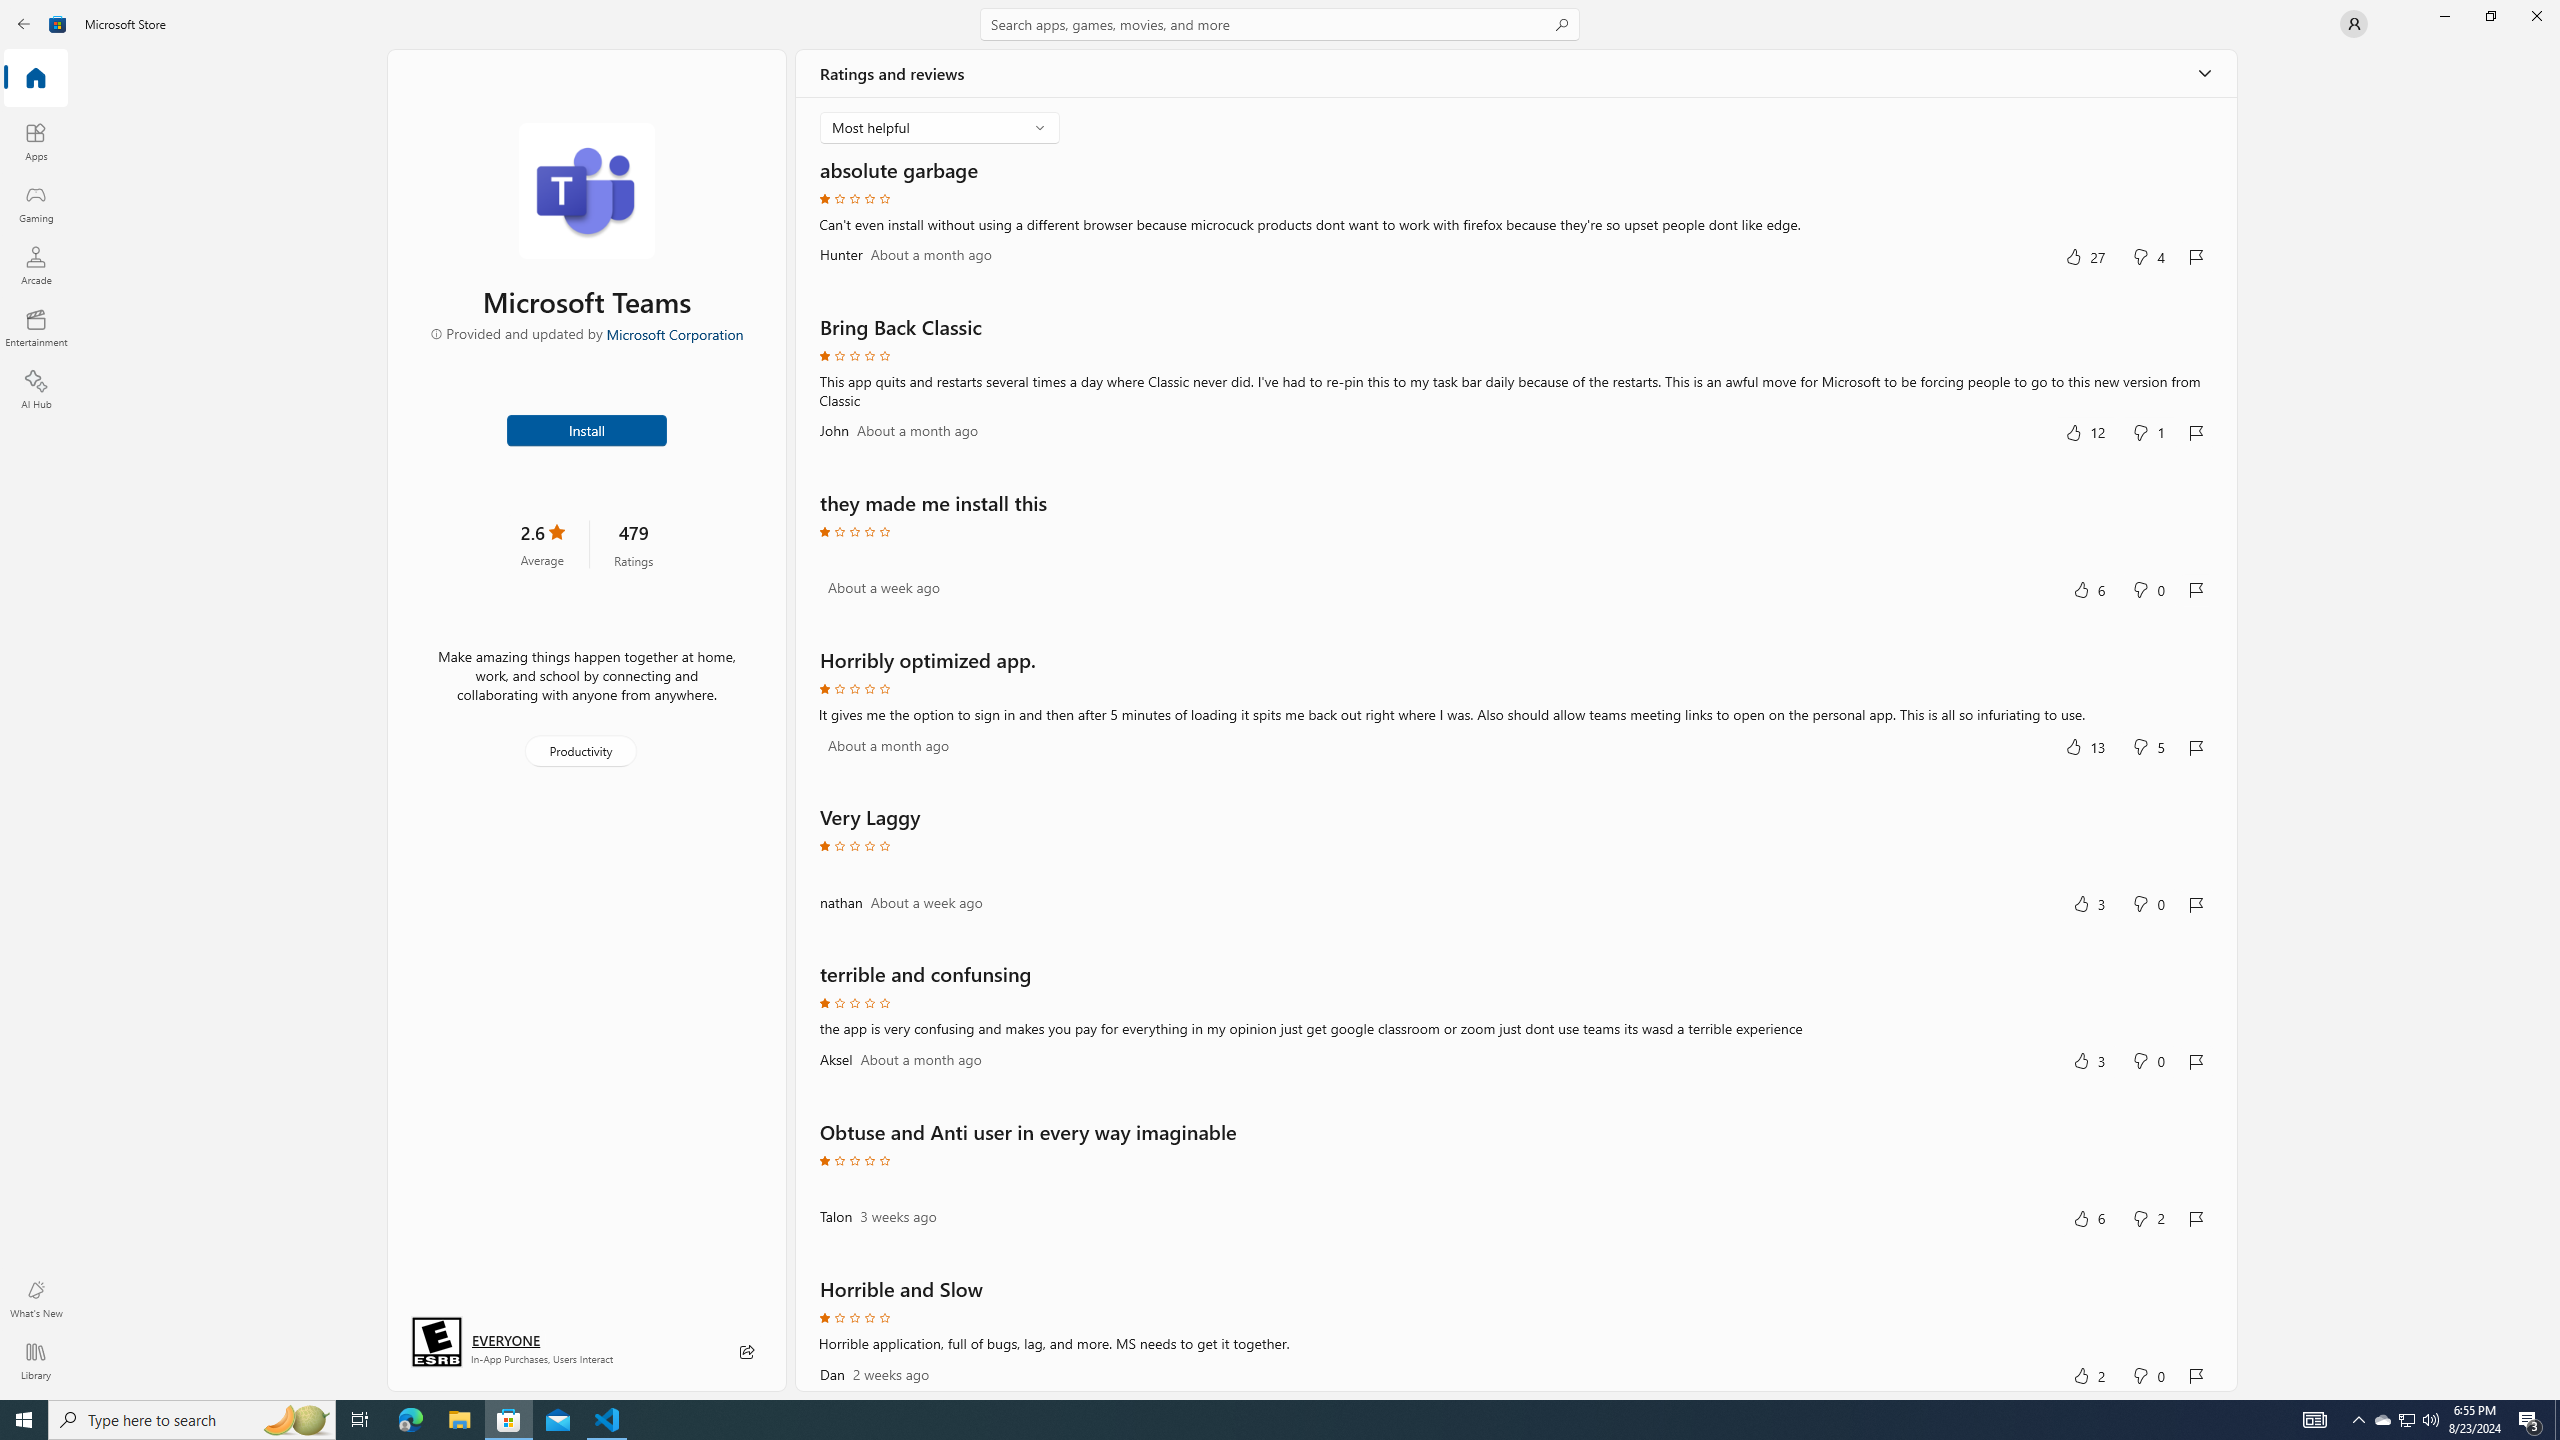 The width and height of the screenshot is (2560, 1440). What do you see at coordinates (34, 78) in the screenshot?
I see `'Home'` at bounding box center [34, 78].